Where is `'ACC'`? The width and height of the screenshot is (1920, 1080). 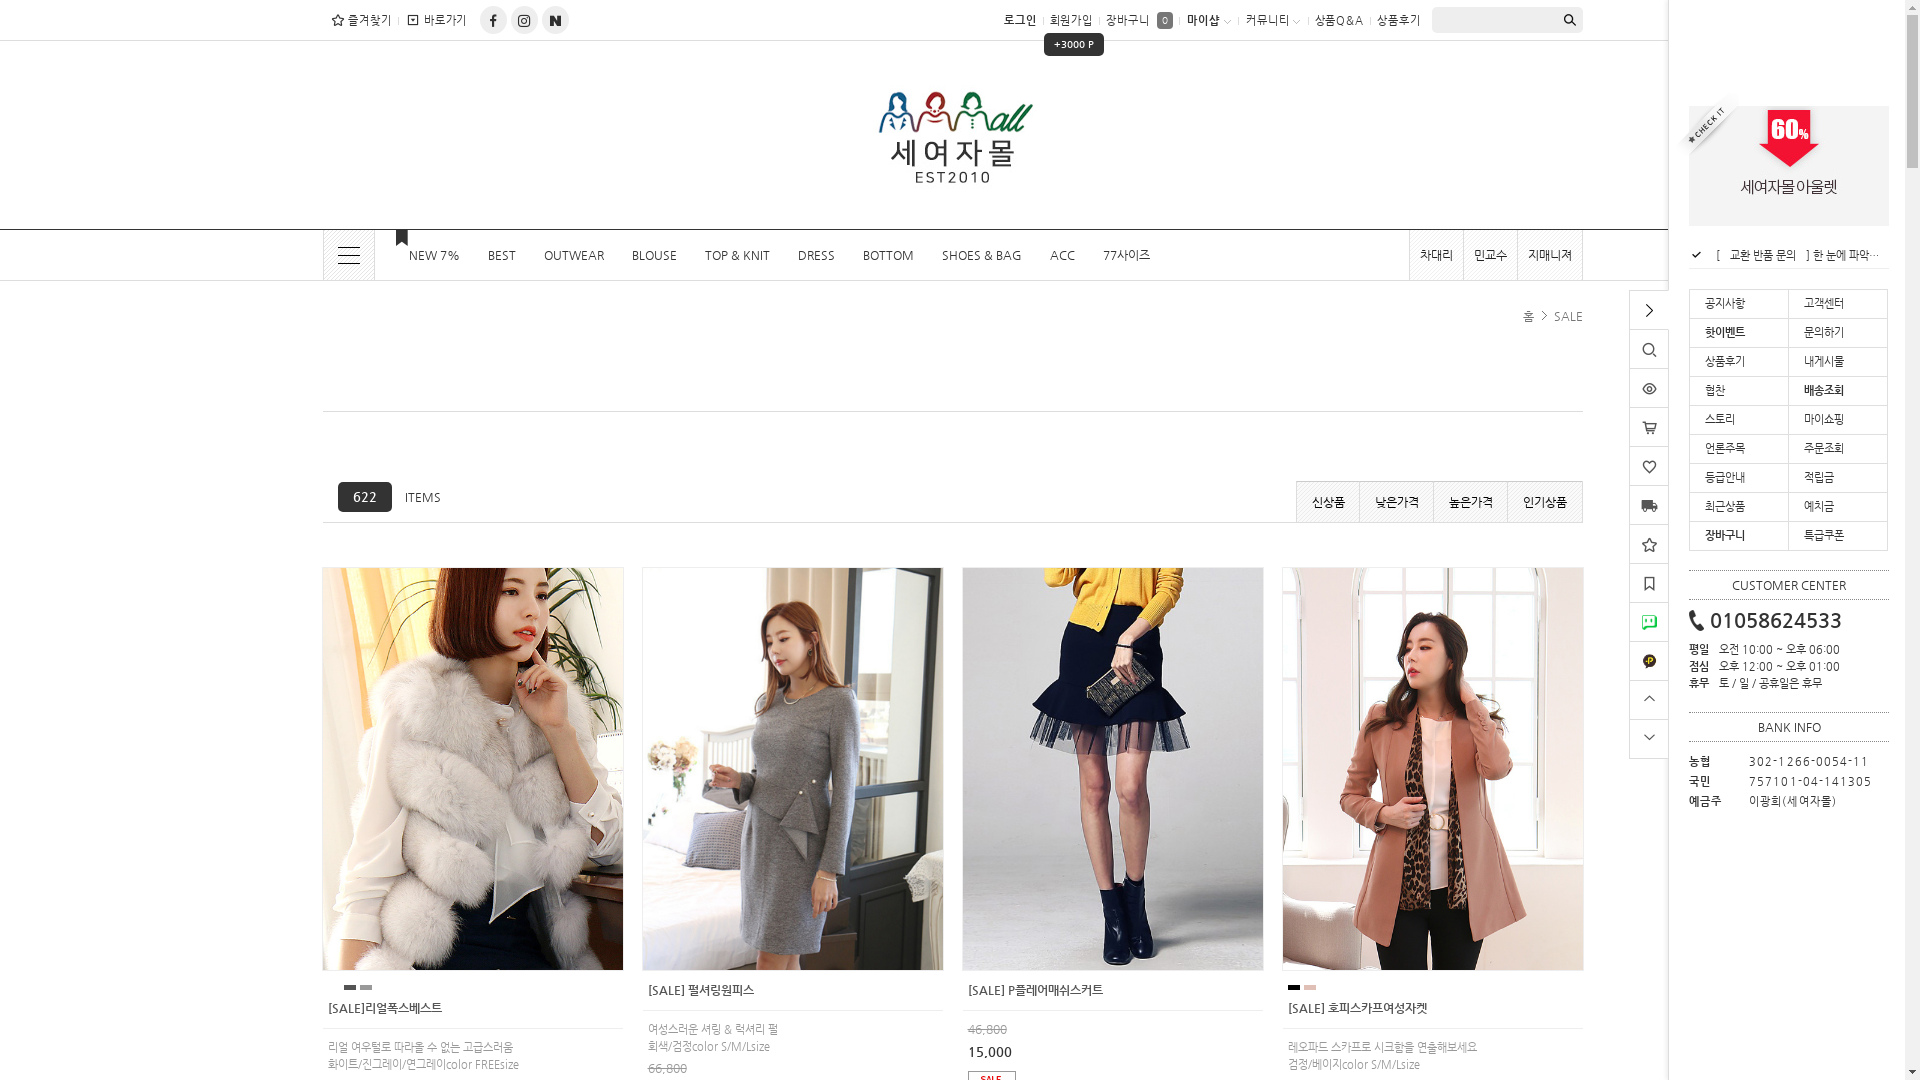 'ACC' is located at coordinates (1061, 253).